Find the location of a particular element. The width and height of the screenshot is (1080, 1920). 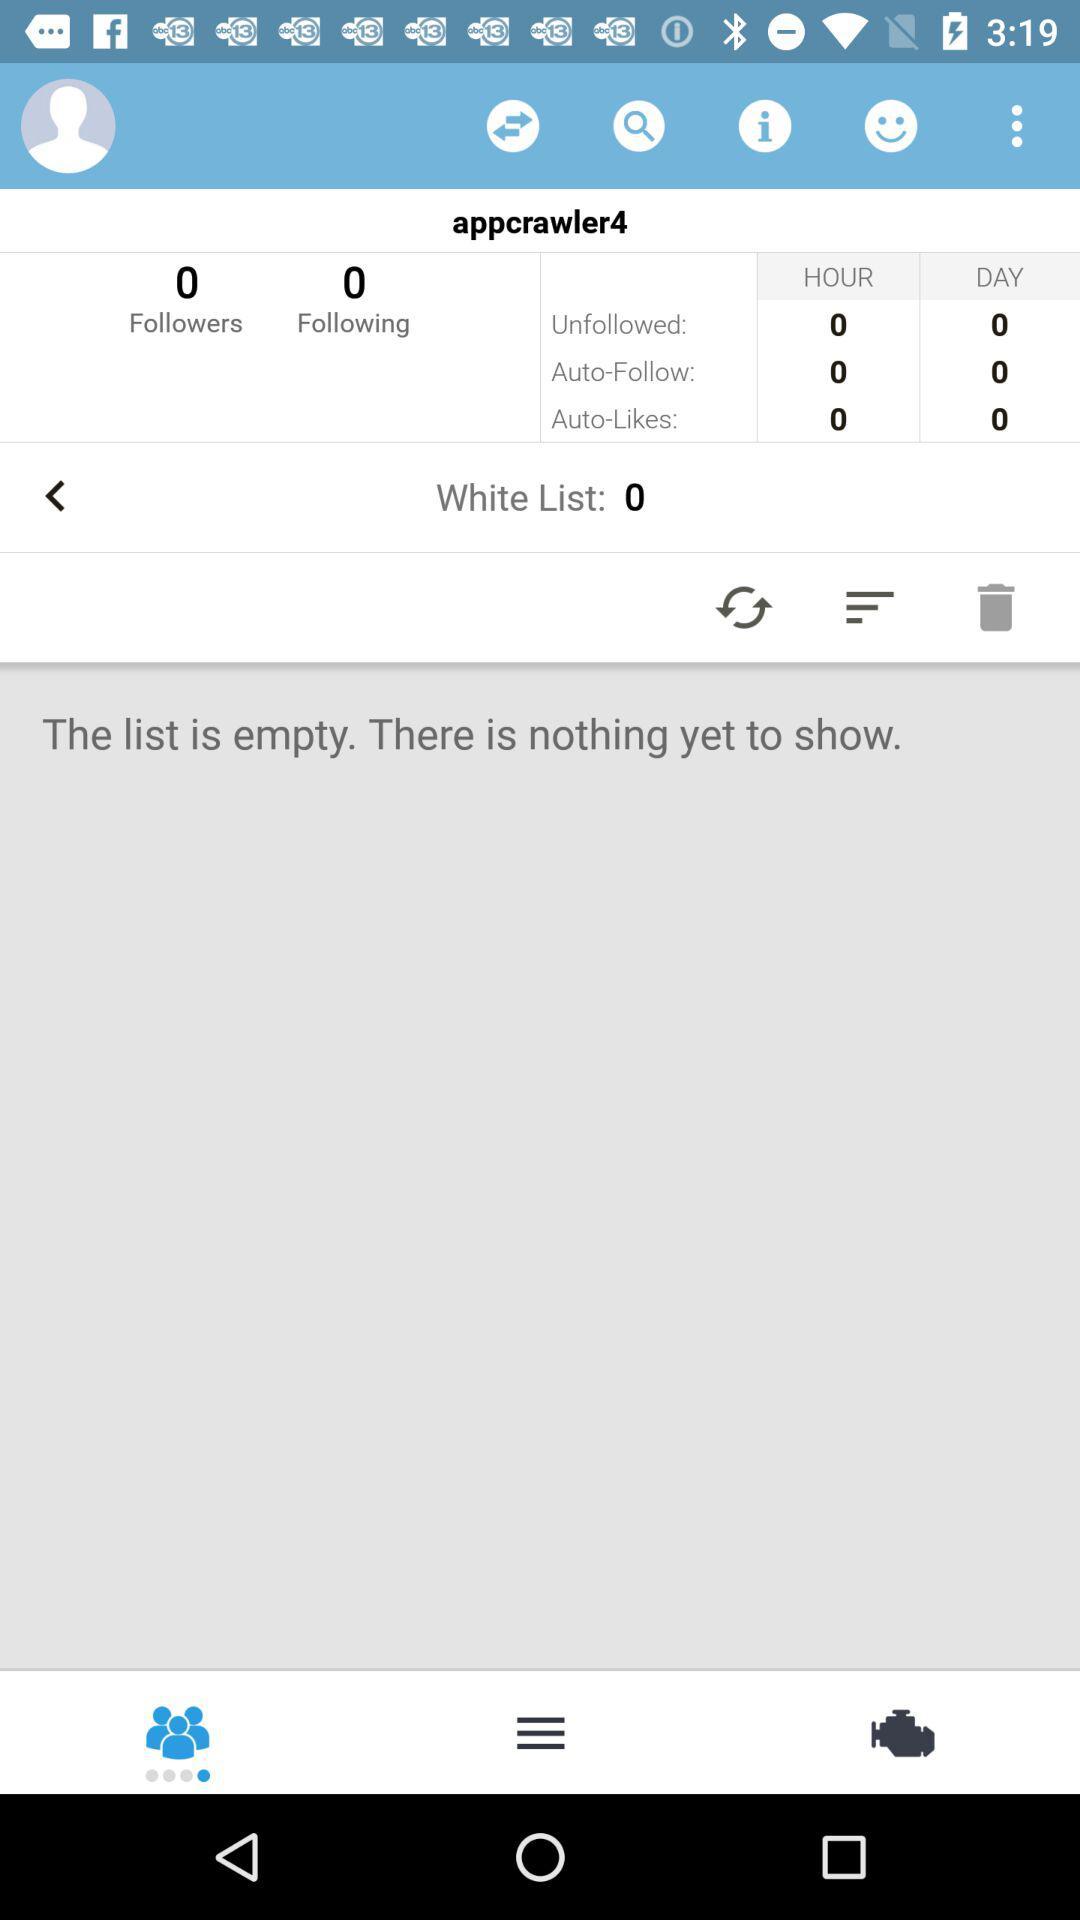

the item above the the list is is located at coordinates (869, 606).